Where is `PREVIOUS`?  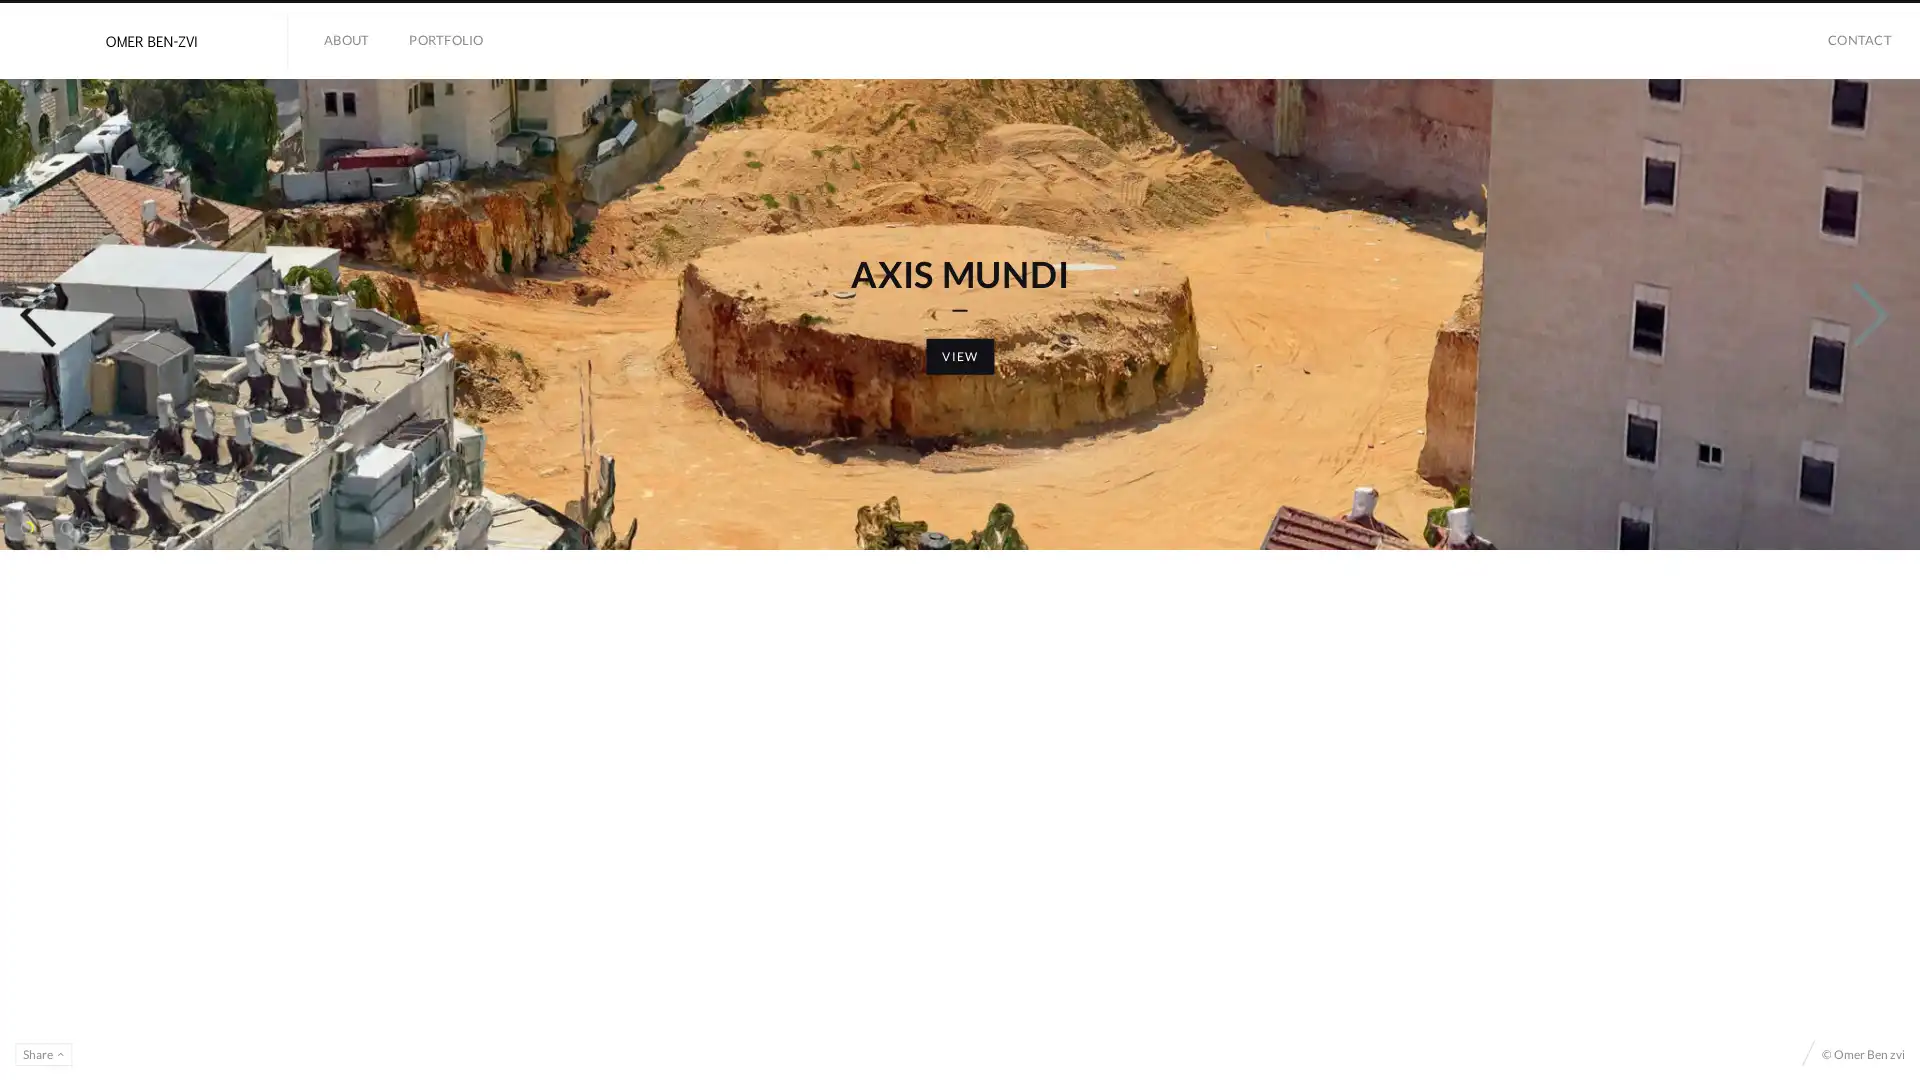 PREVIOUS is located at coordinates (59, 554).